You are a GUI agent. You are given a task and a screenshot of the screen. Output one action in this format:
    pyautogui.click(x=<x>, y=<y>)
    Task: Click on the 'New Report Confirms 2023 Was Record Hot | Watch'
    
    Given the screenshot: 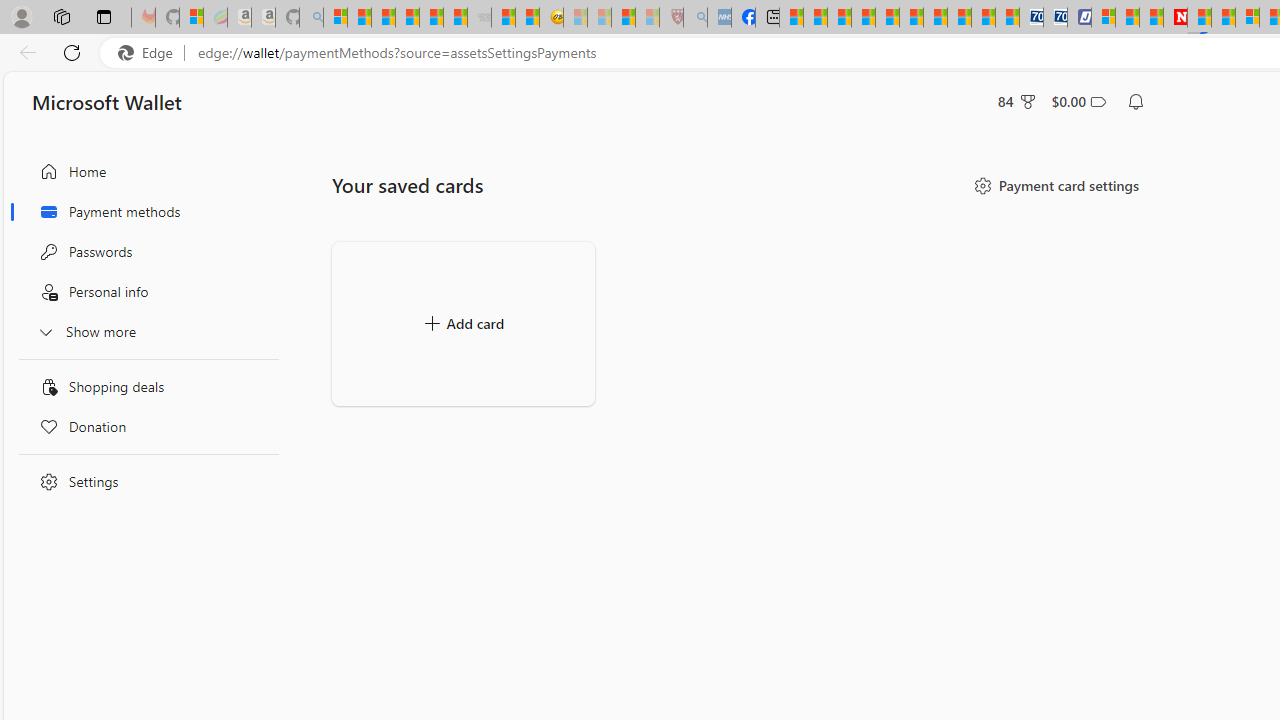 What is the action you would take?
    pyautogui.click(x=430, y=17)
    